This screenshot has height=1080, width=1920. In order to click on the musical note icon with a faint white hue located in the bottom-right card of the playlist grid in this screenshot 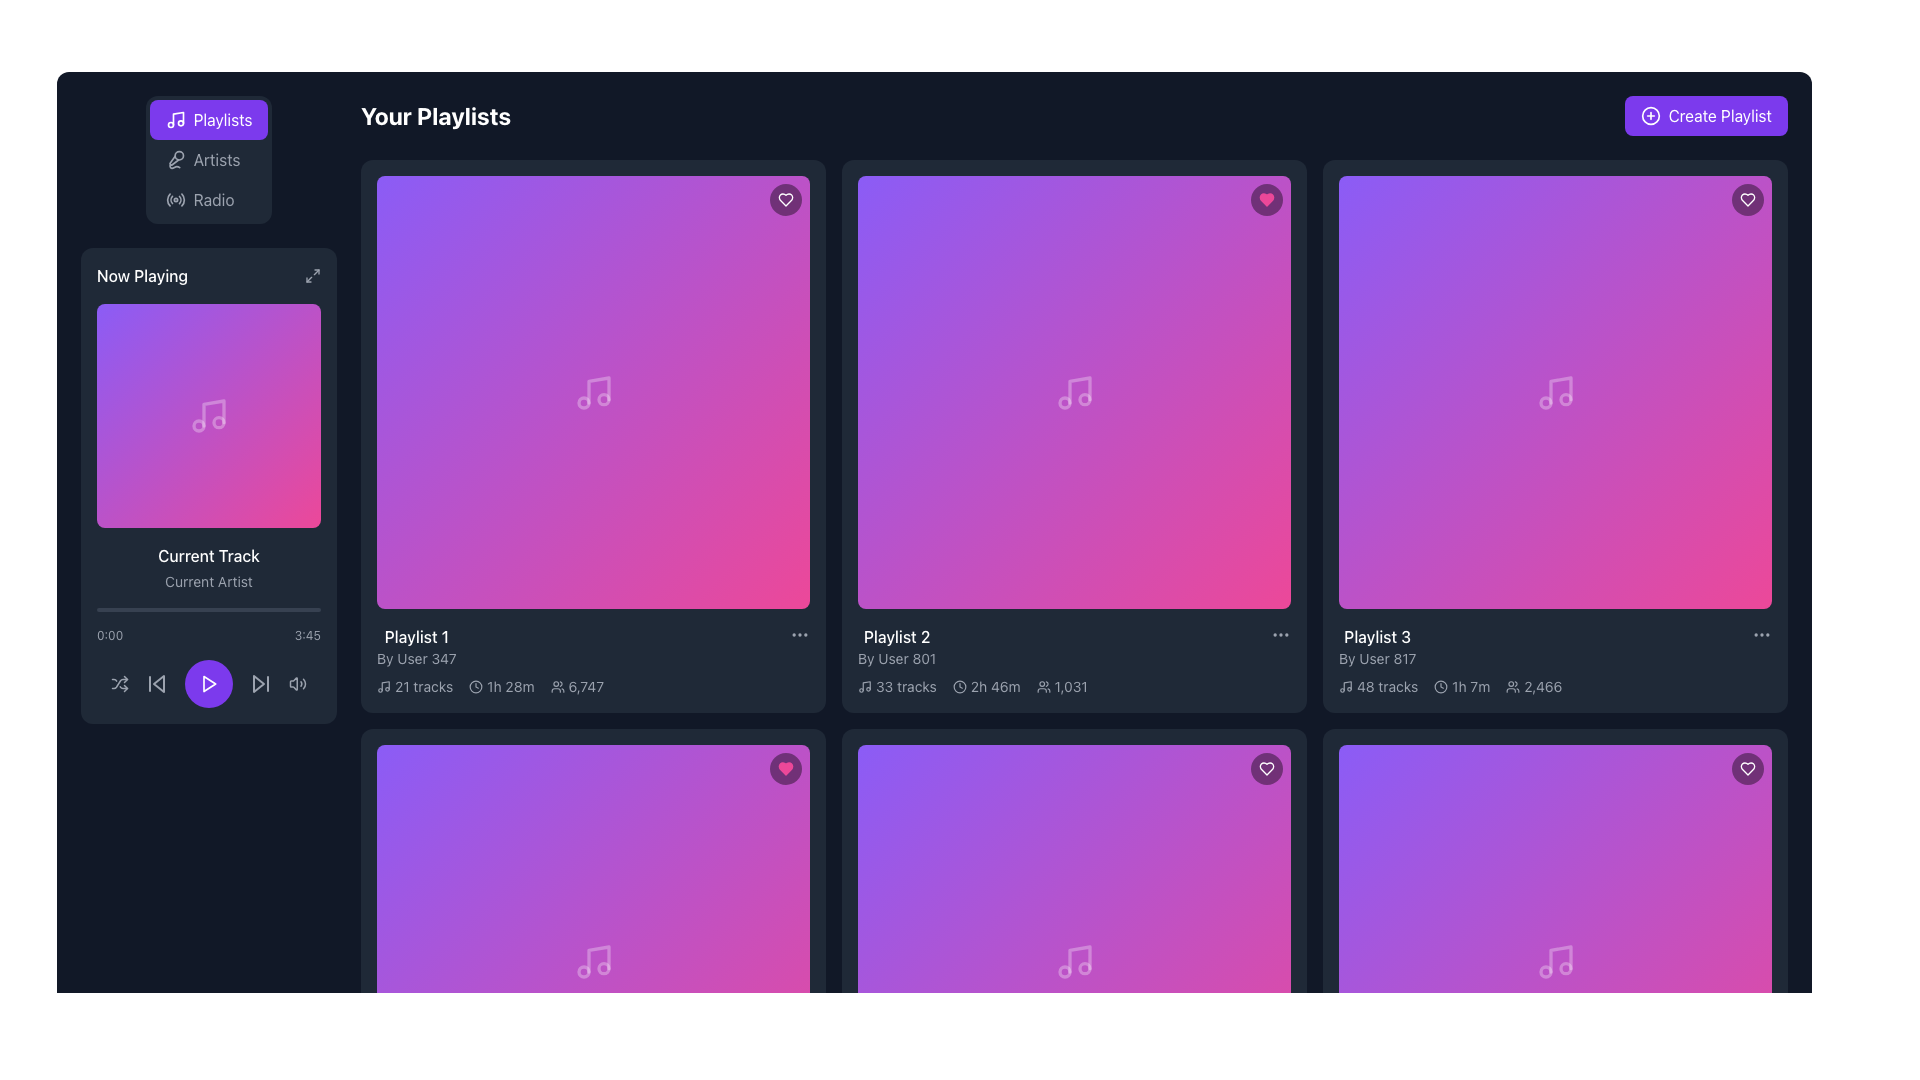, I will do `click(592, 960)`.